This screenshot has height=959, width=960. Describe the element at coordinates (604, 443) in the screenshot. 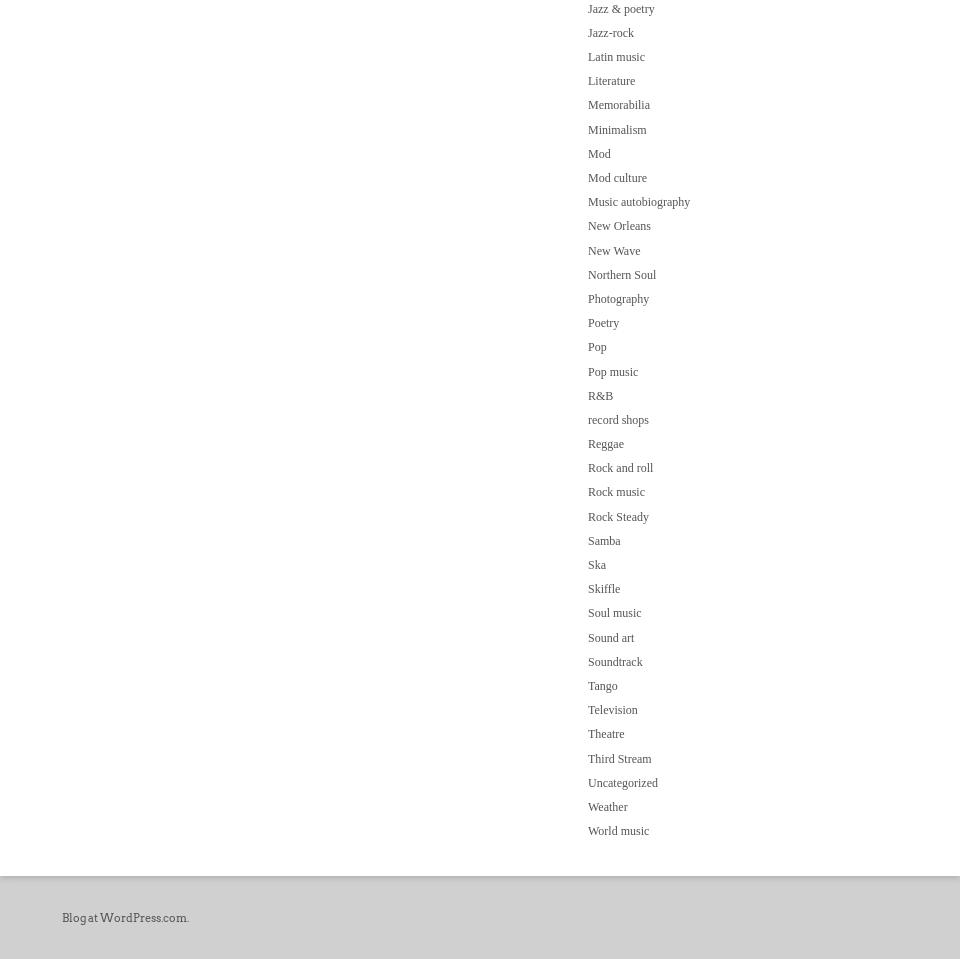

I see `'Reggae'` at that location.